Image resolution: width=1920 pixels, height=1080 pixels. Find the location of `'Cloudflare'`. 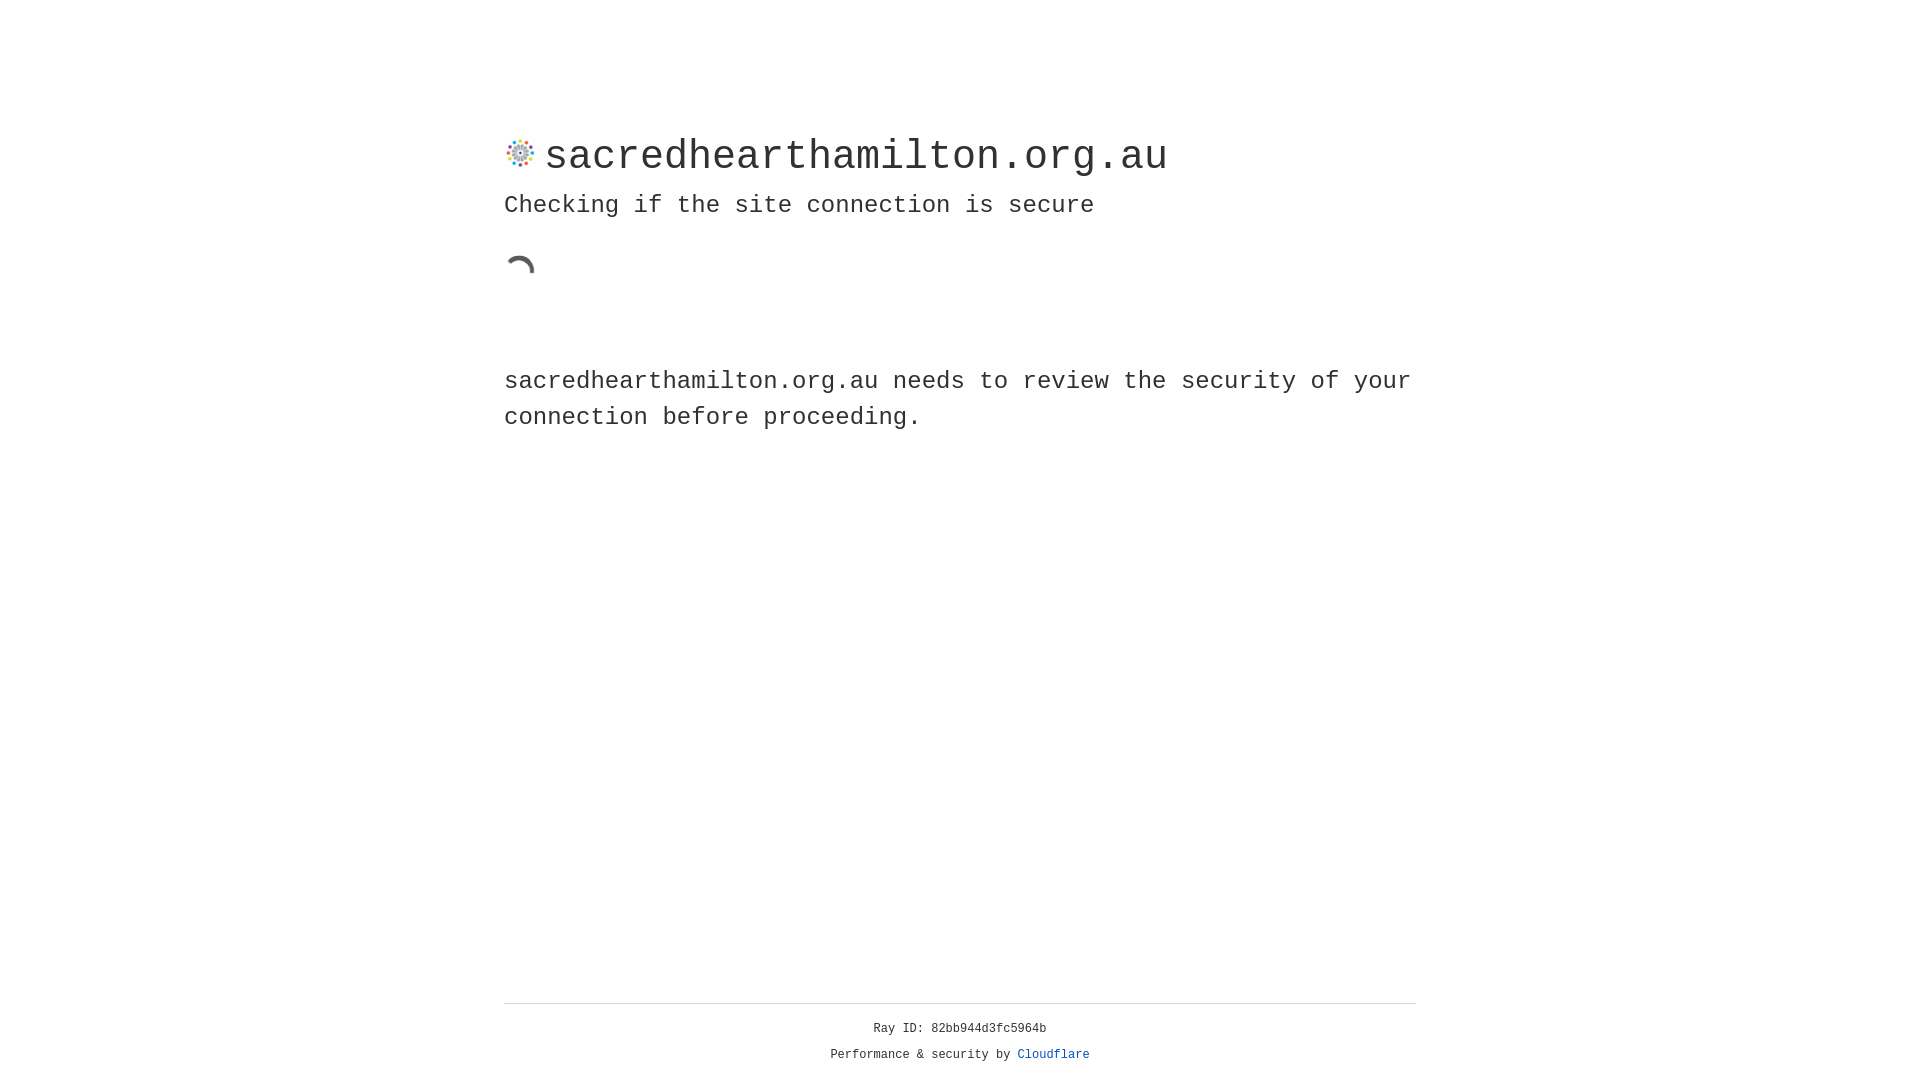

'Cloudflare' is located at coordinates (1053, 1054).